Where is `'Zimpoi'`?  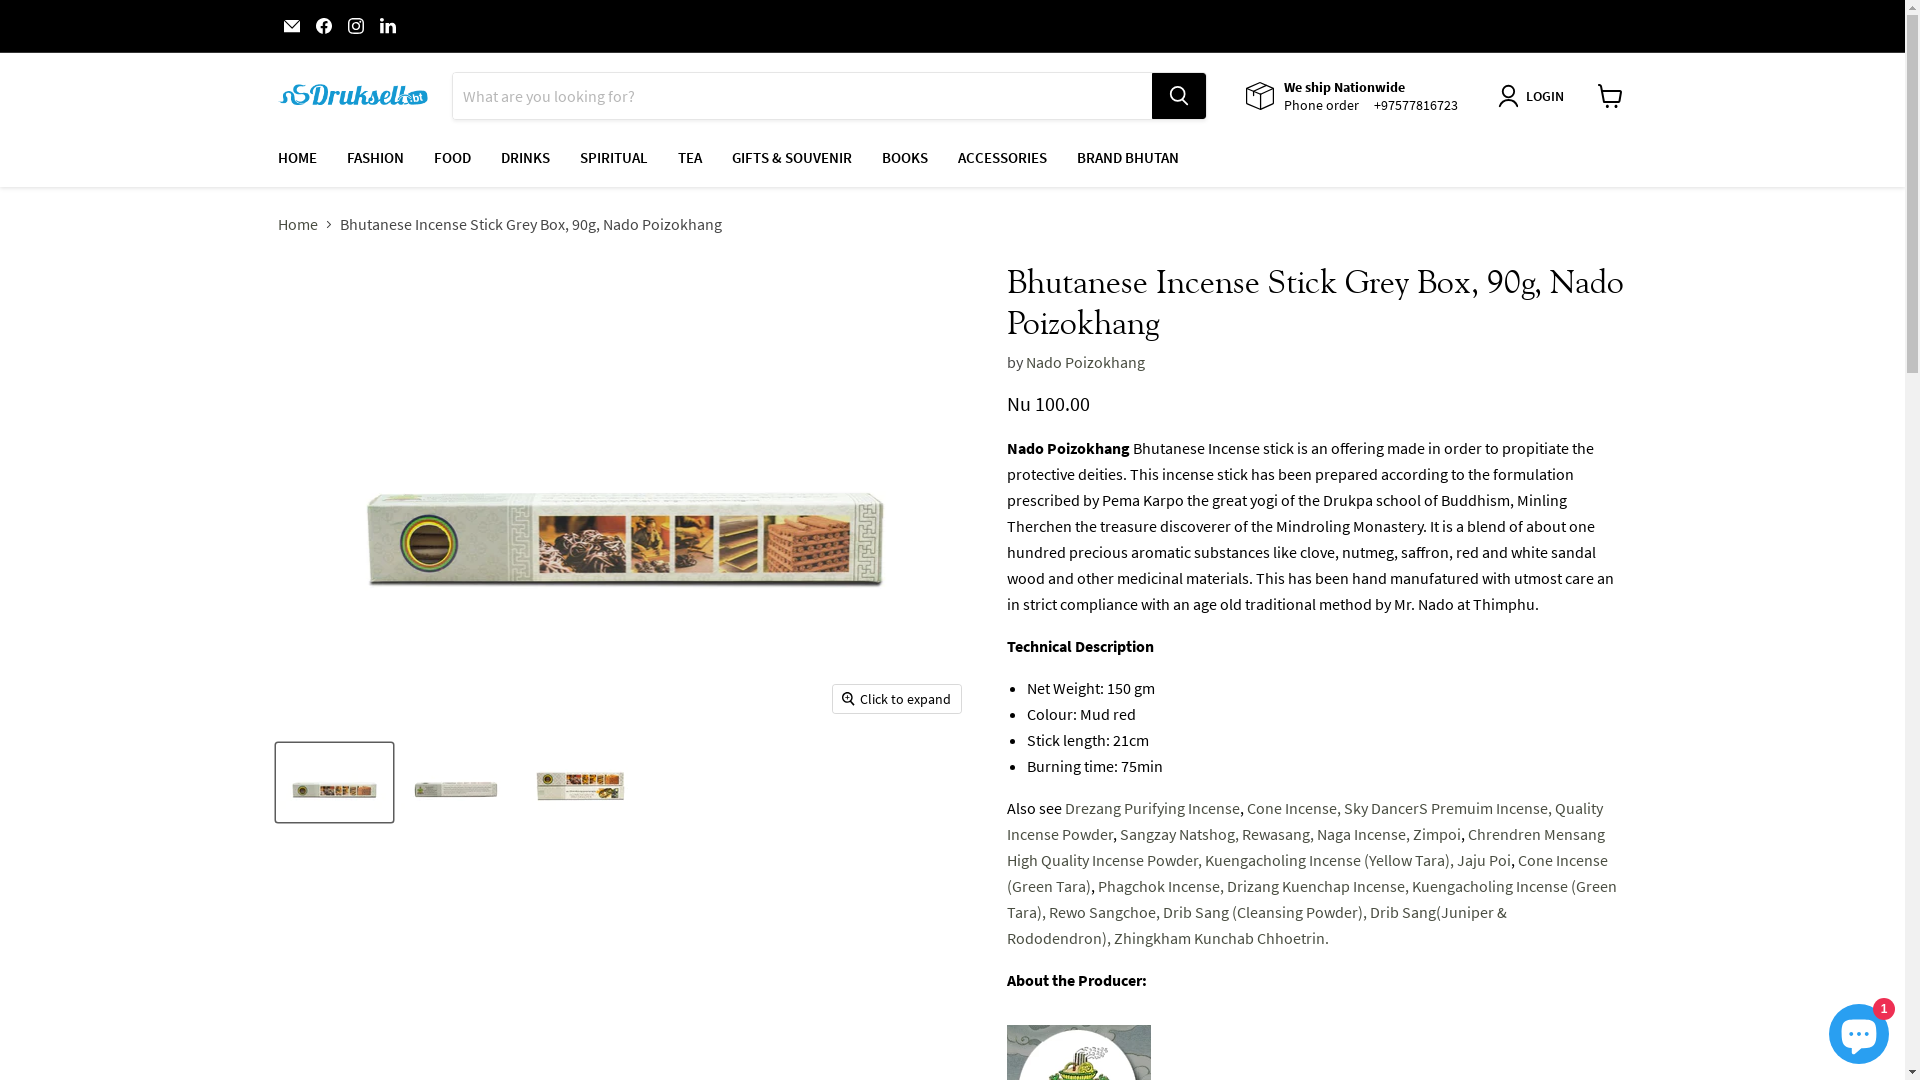
'Zimpoi' is located at coordinates (1434, 833).